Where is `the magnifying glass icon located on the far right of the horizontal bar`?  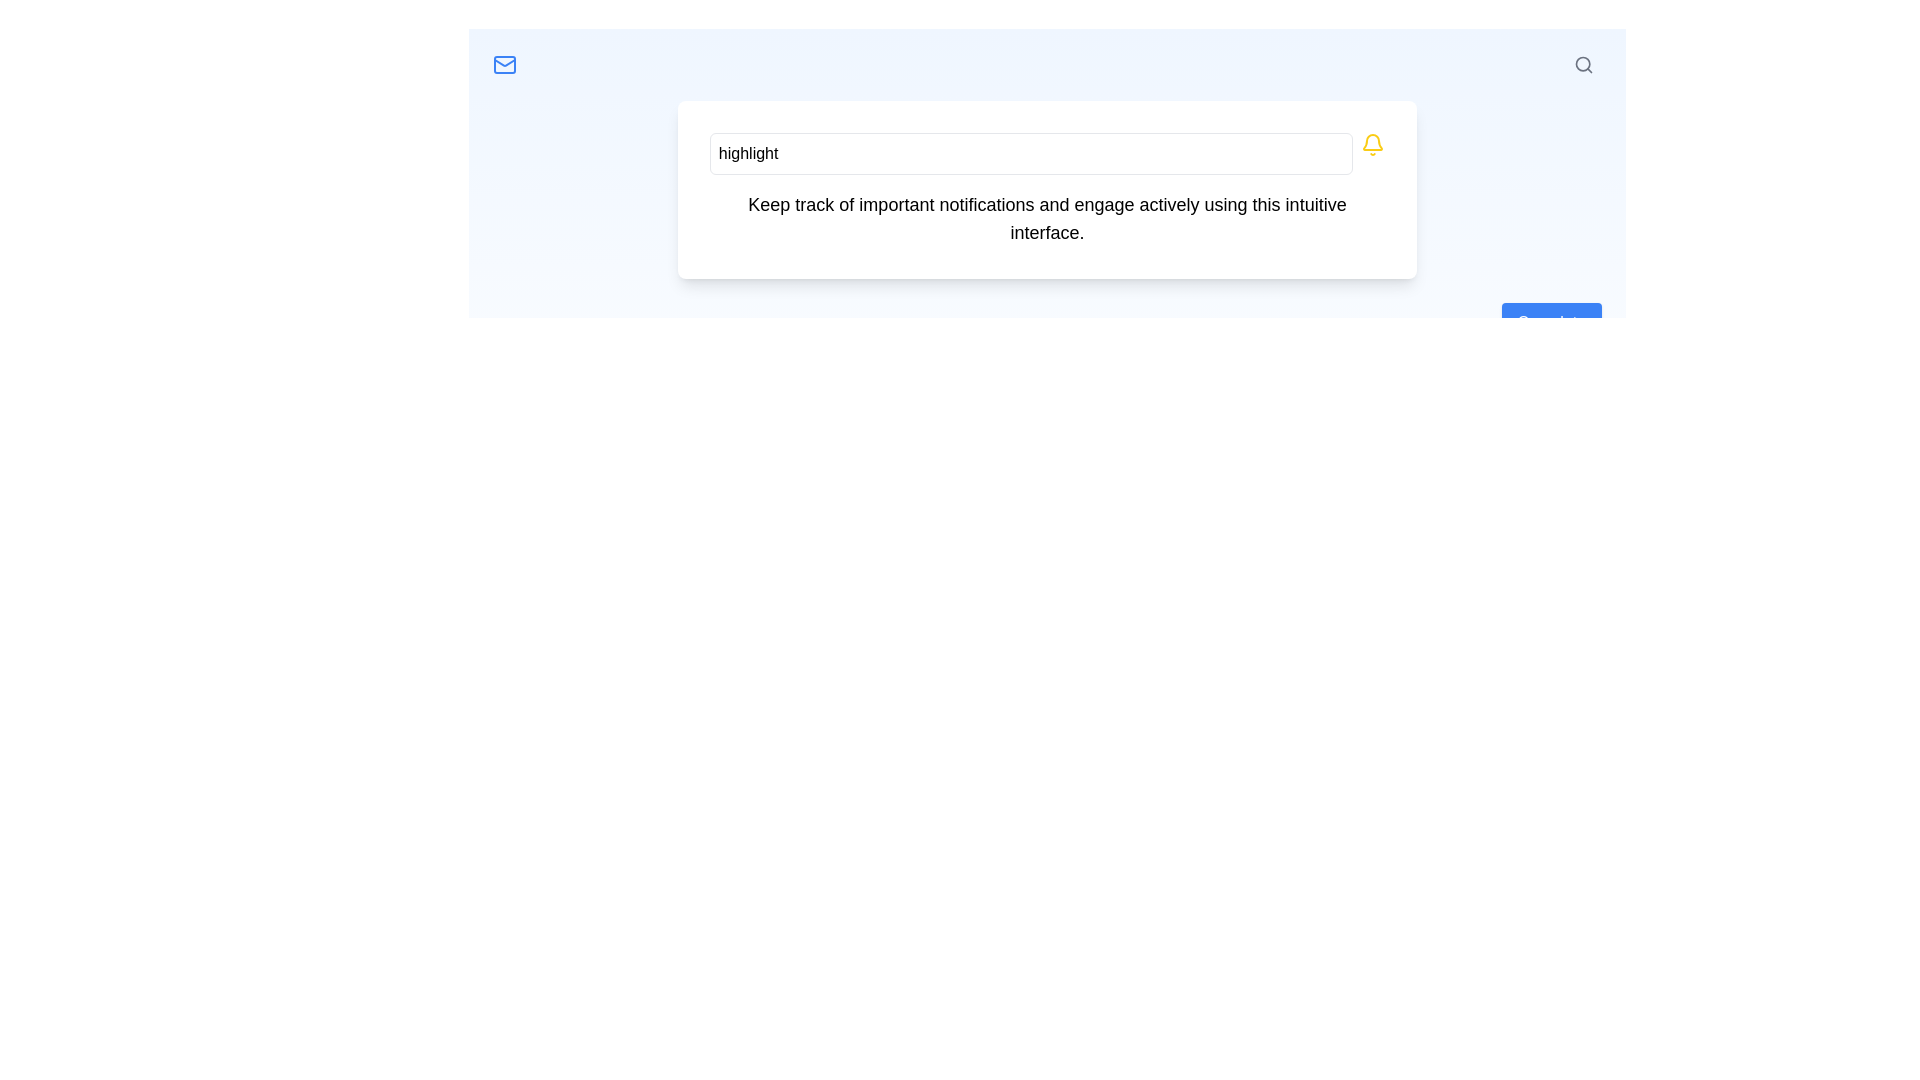
the magnifying glass icon located on the far right of the horizontal bar is located at coordinates (1583, 64).